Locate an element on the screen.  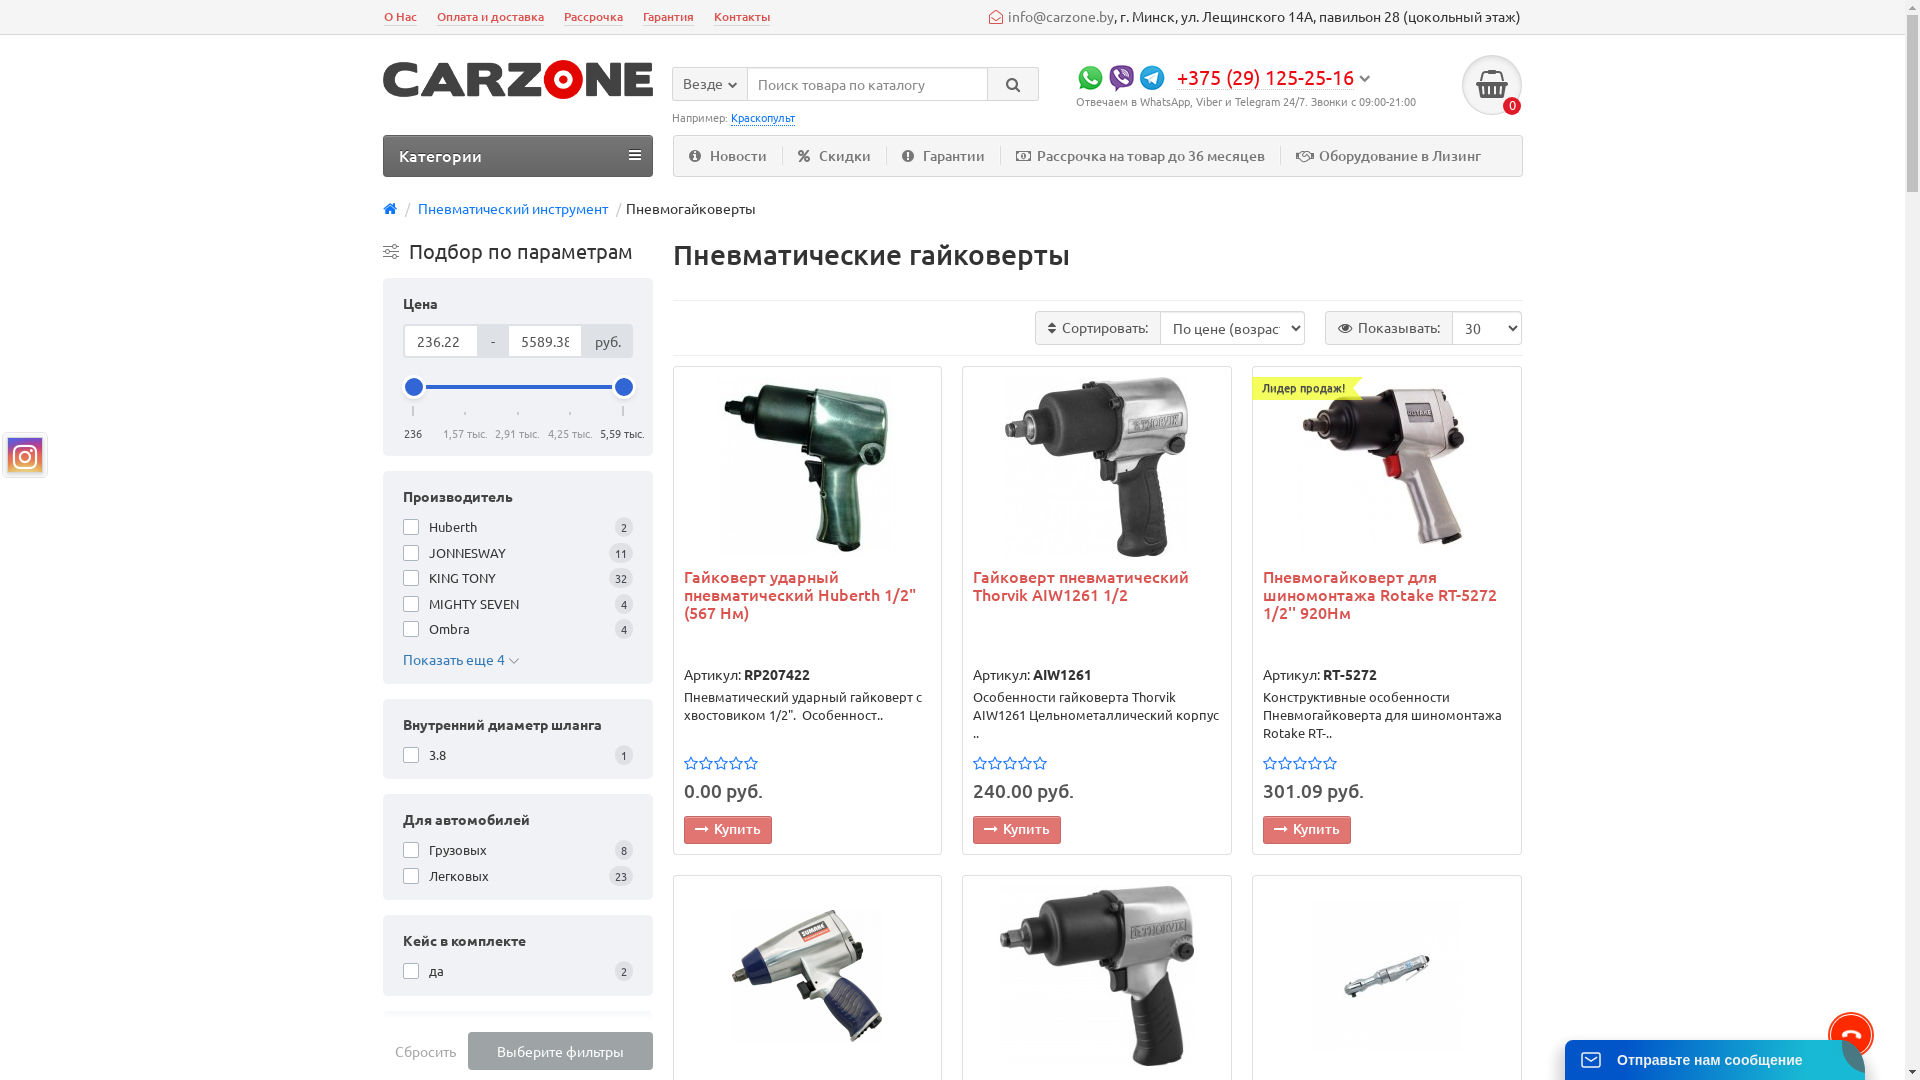
'KING TONY is located at coordinates (517, 578).